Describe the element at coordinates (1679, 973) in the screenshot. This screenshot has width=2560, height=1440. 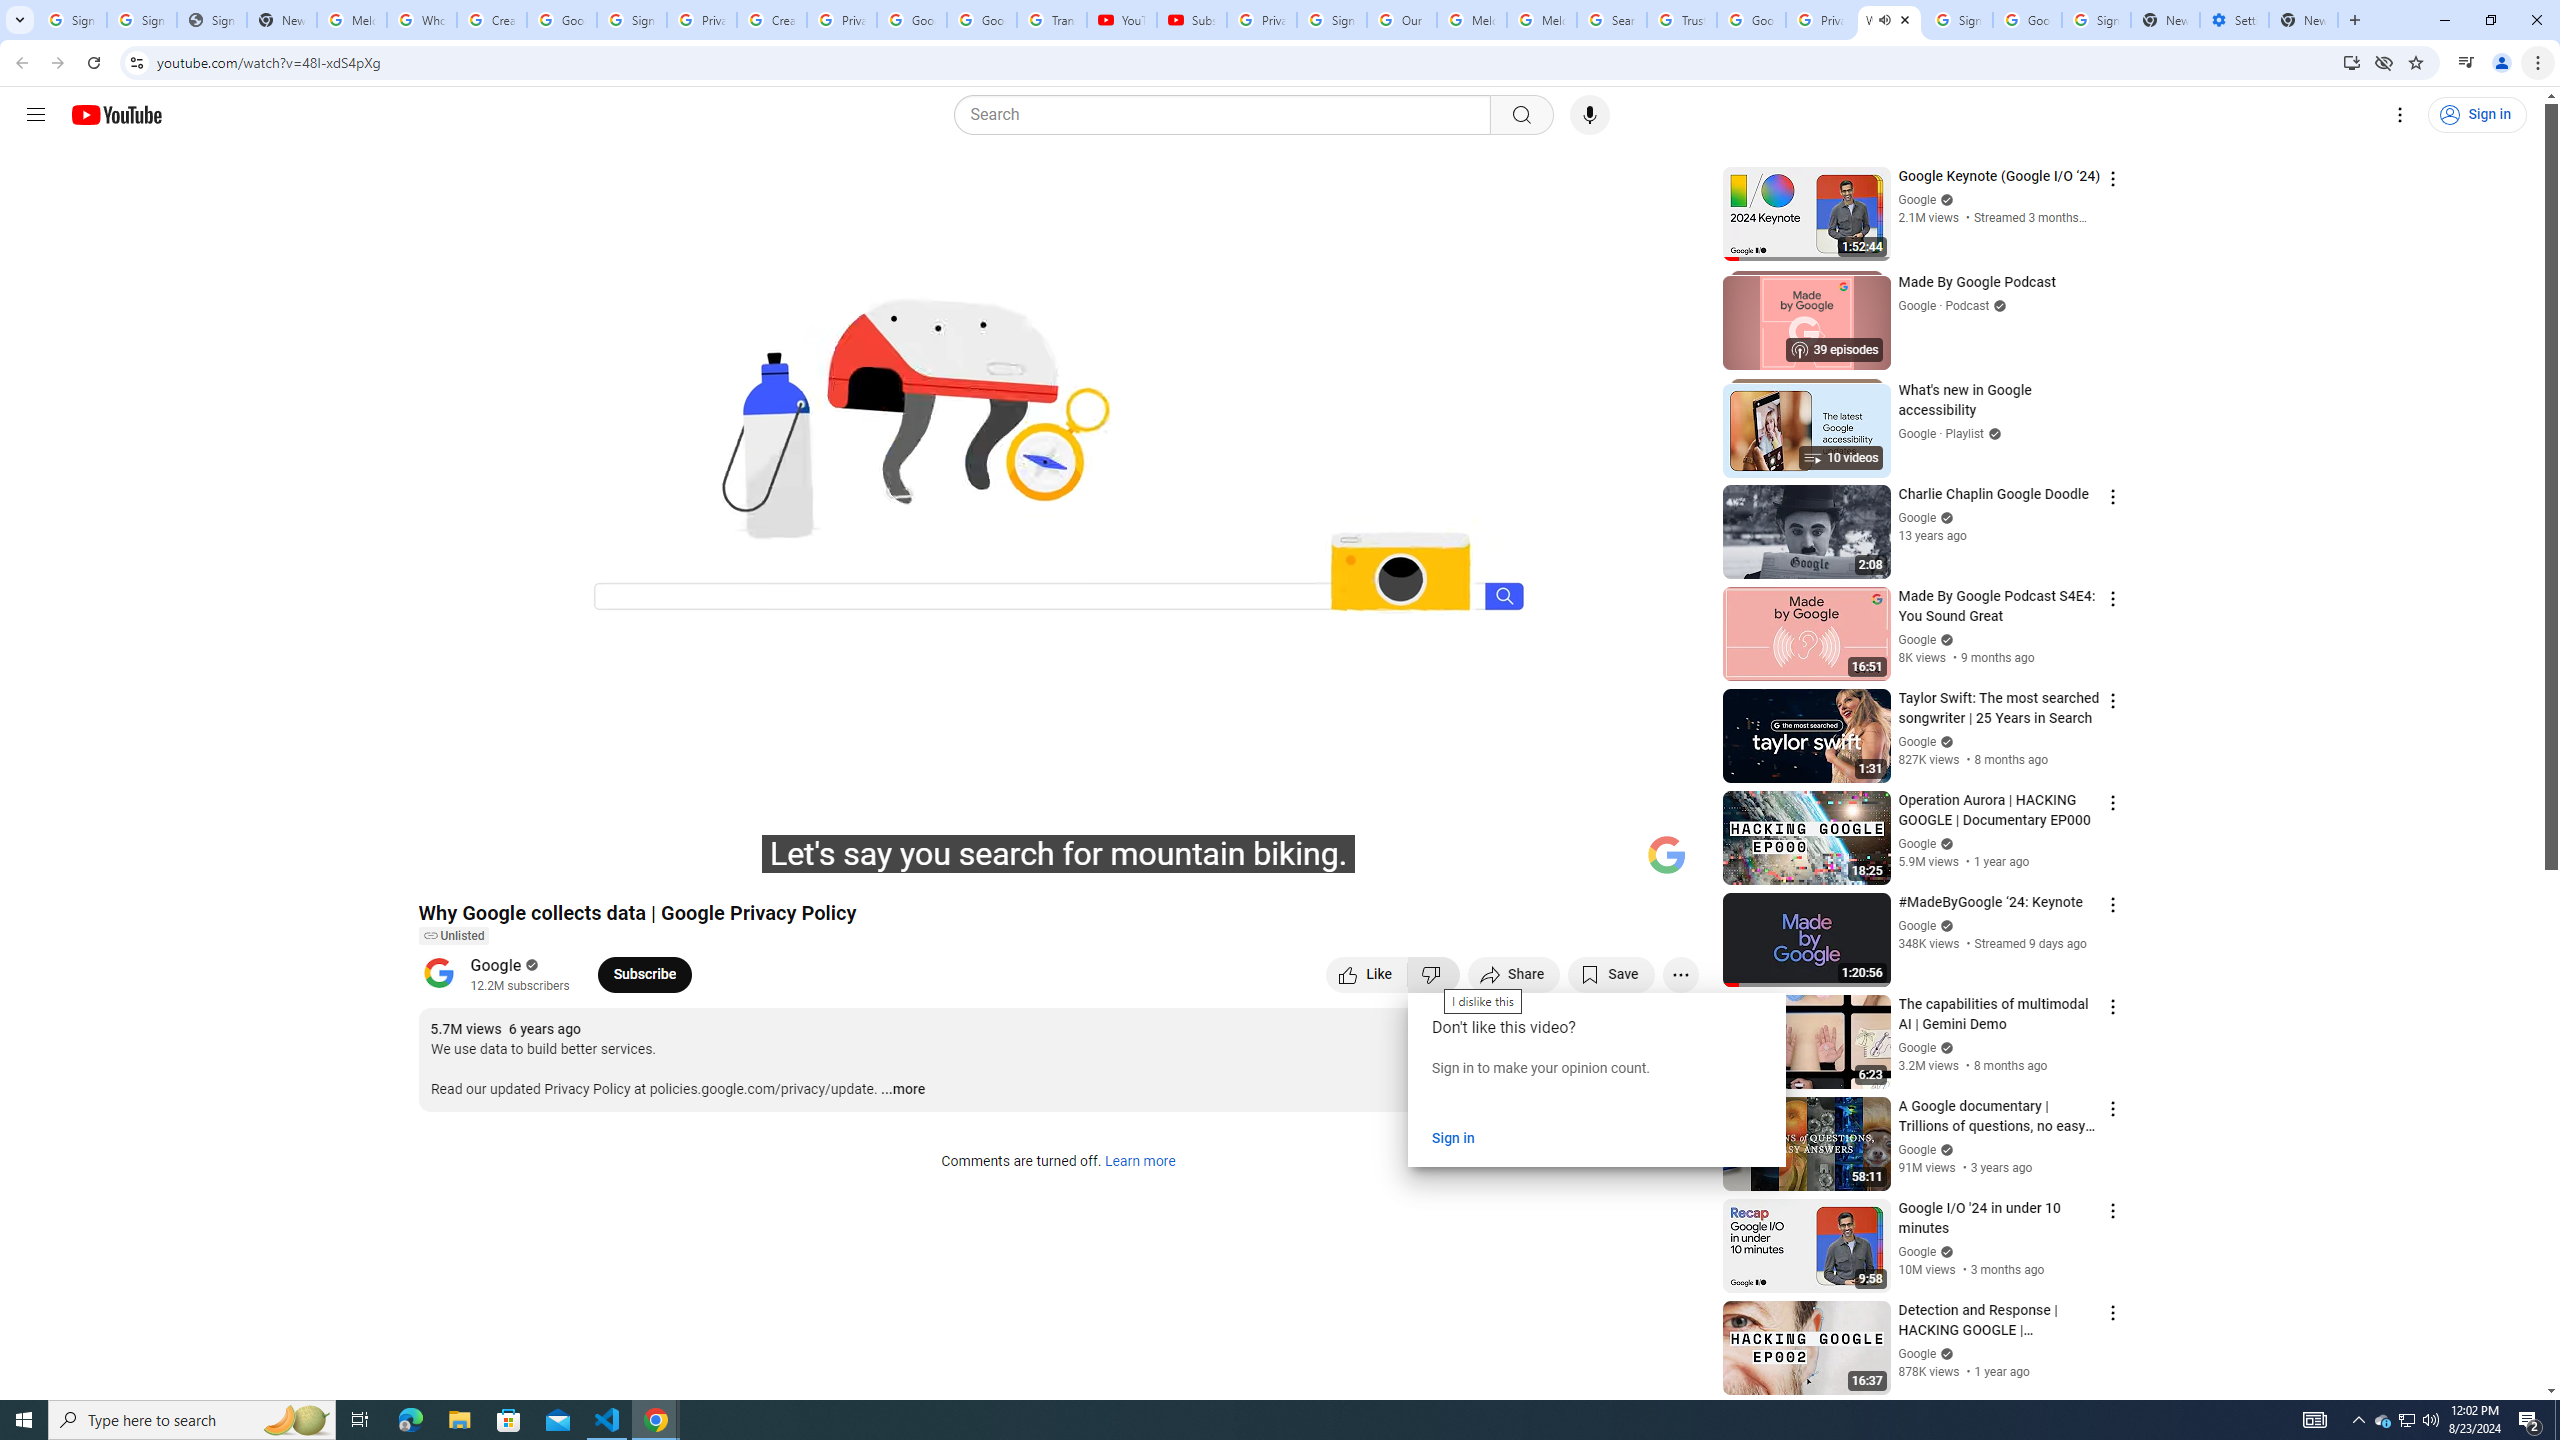
I see `'More actions'` at that location.